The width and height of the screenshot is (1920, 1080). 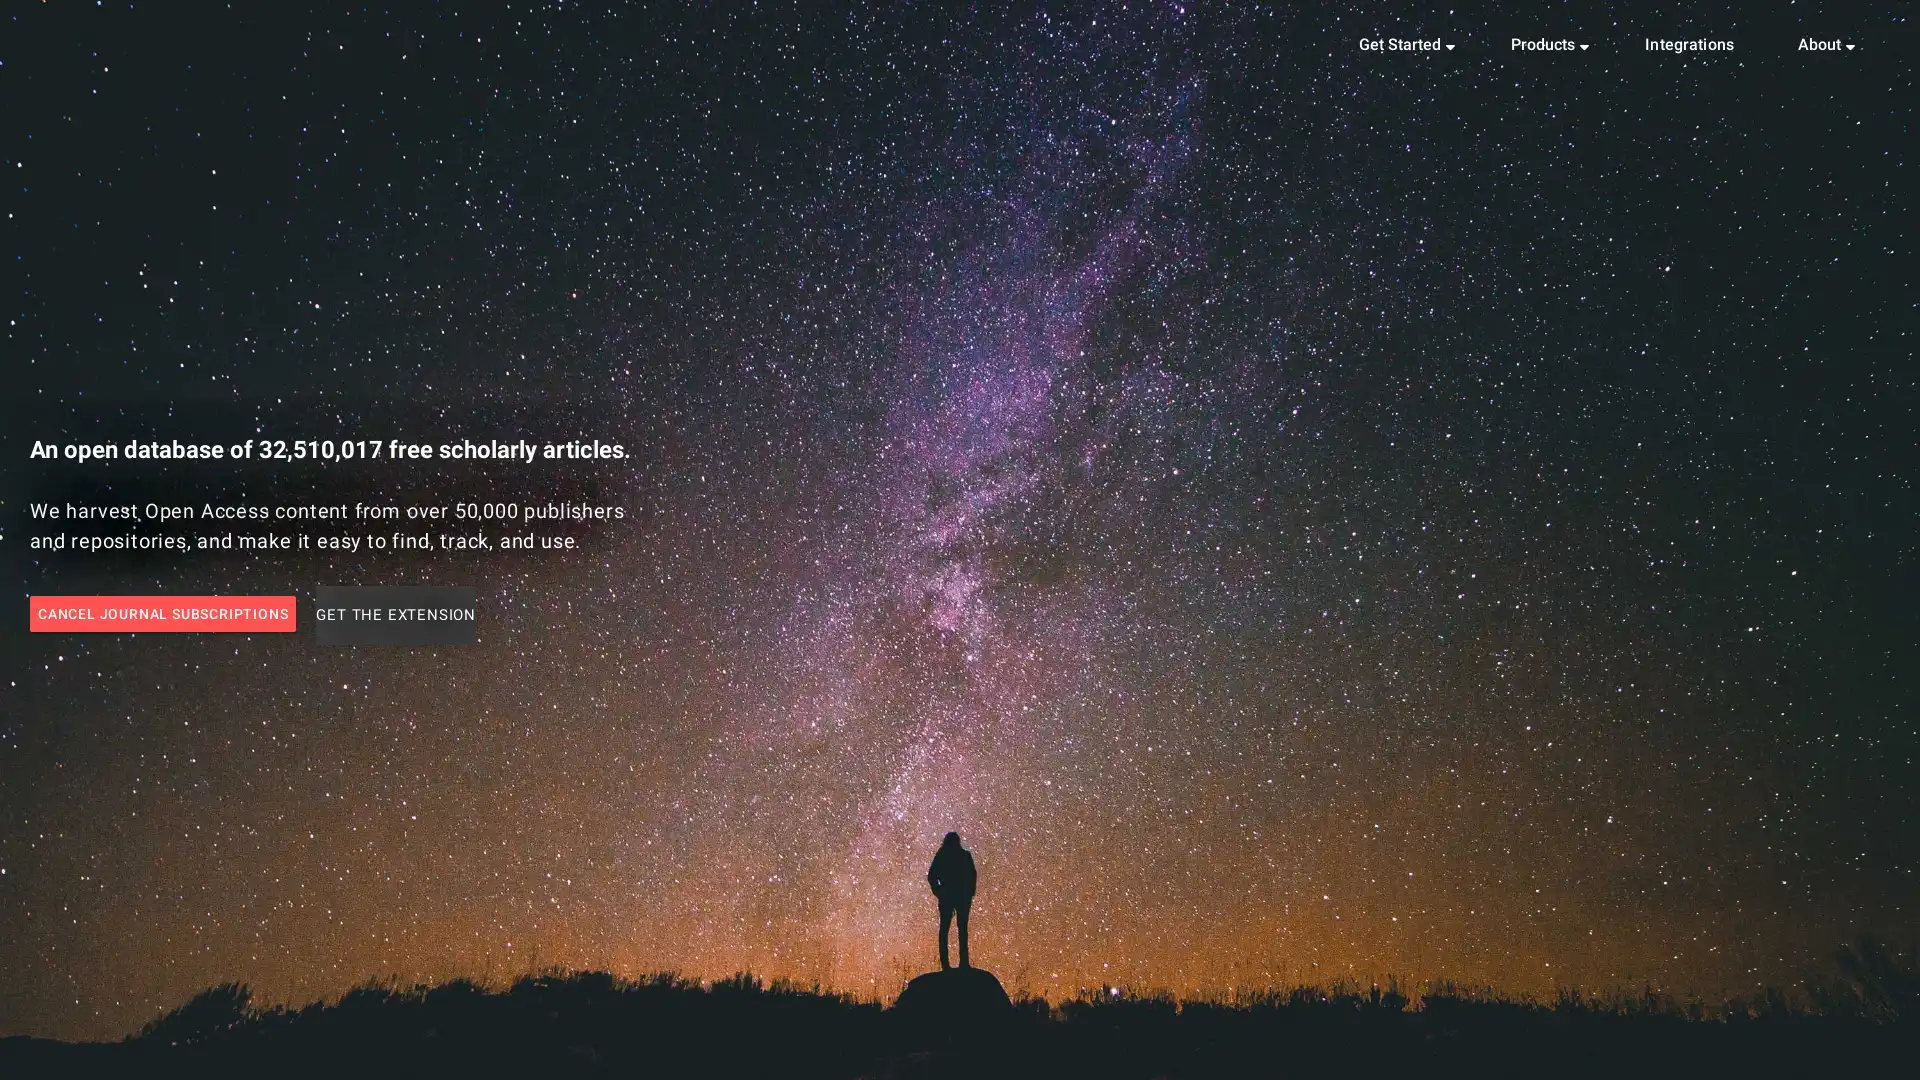 What do you see at coordinates (1549, 43) in the screenshot?
I see `Products` at bounding box center [1549, 43].